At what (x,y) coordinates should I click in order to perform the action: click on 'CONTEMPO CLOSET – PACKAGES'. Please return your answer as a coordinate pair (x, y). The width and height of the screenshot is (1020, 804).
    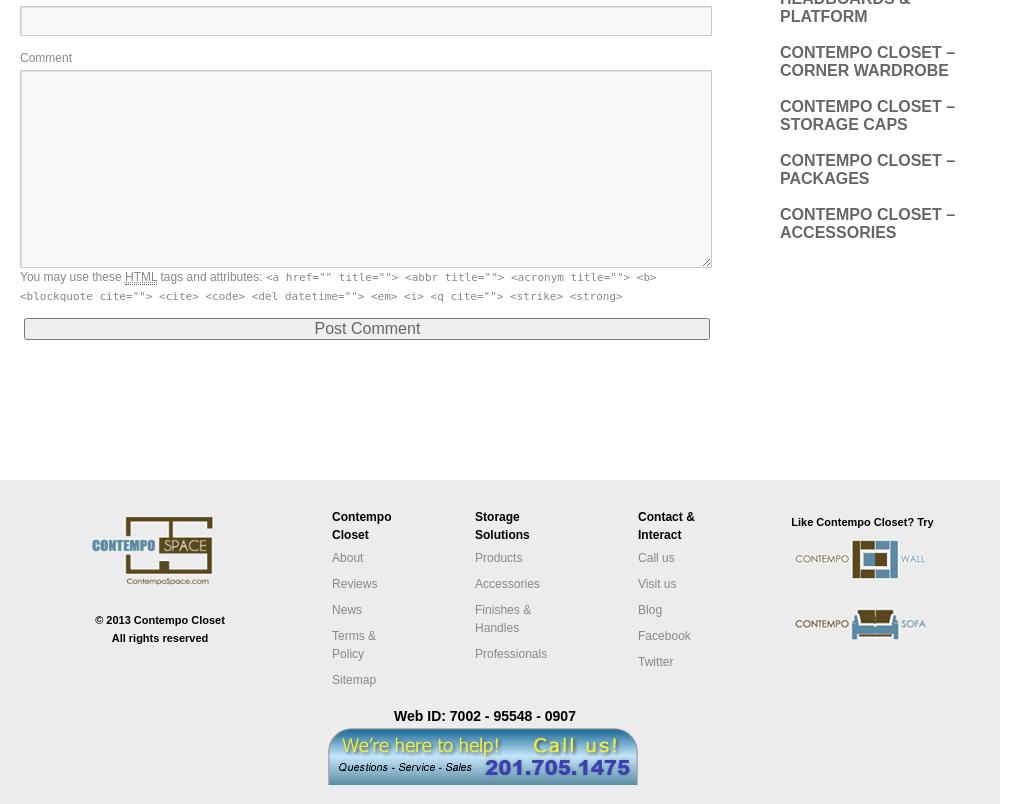
    Looking at the image, I should click on (866, 168).